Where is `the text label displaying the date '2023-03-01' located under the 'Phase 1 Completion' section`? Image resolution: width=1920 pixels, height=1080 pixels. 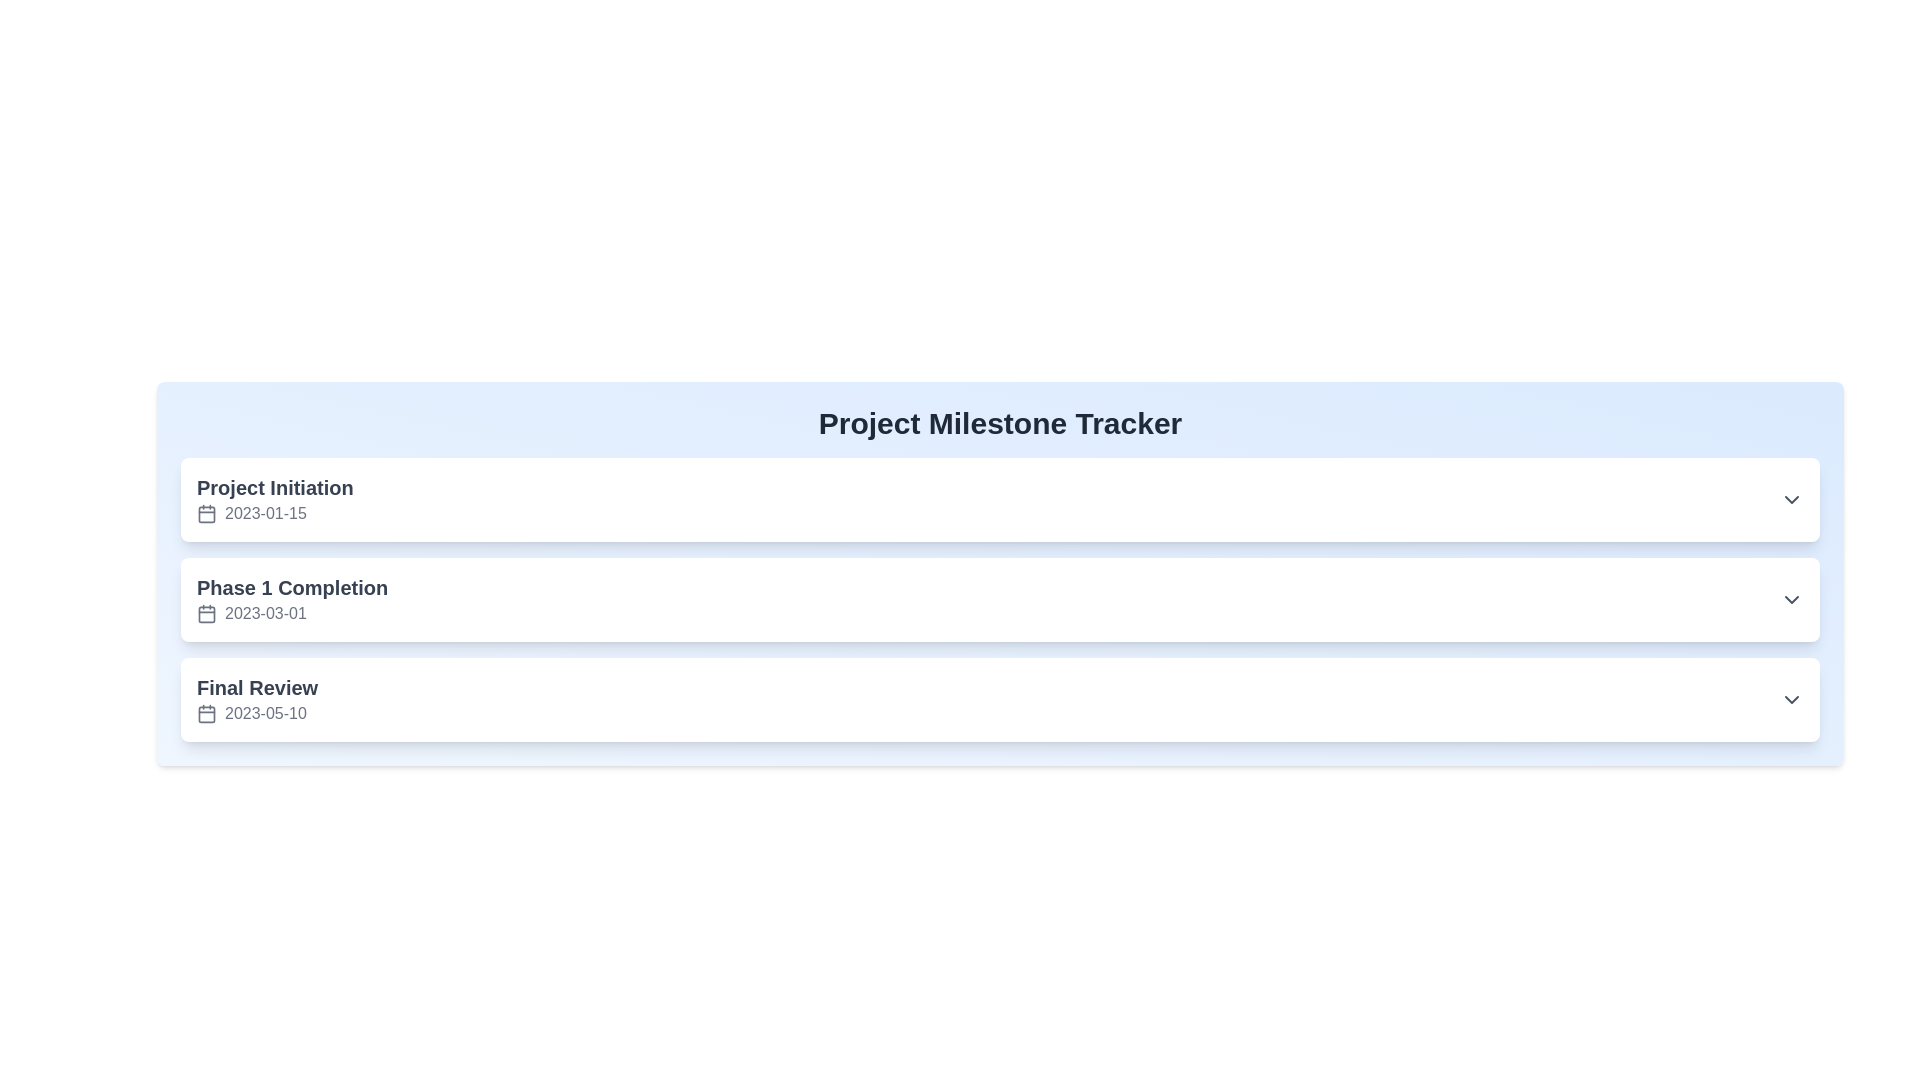 the text label displaying the date '2023-03-01' located under the 'Phase 1 Completion' section is located at coordinates (291, 612).